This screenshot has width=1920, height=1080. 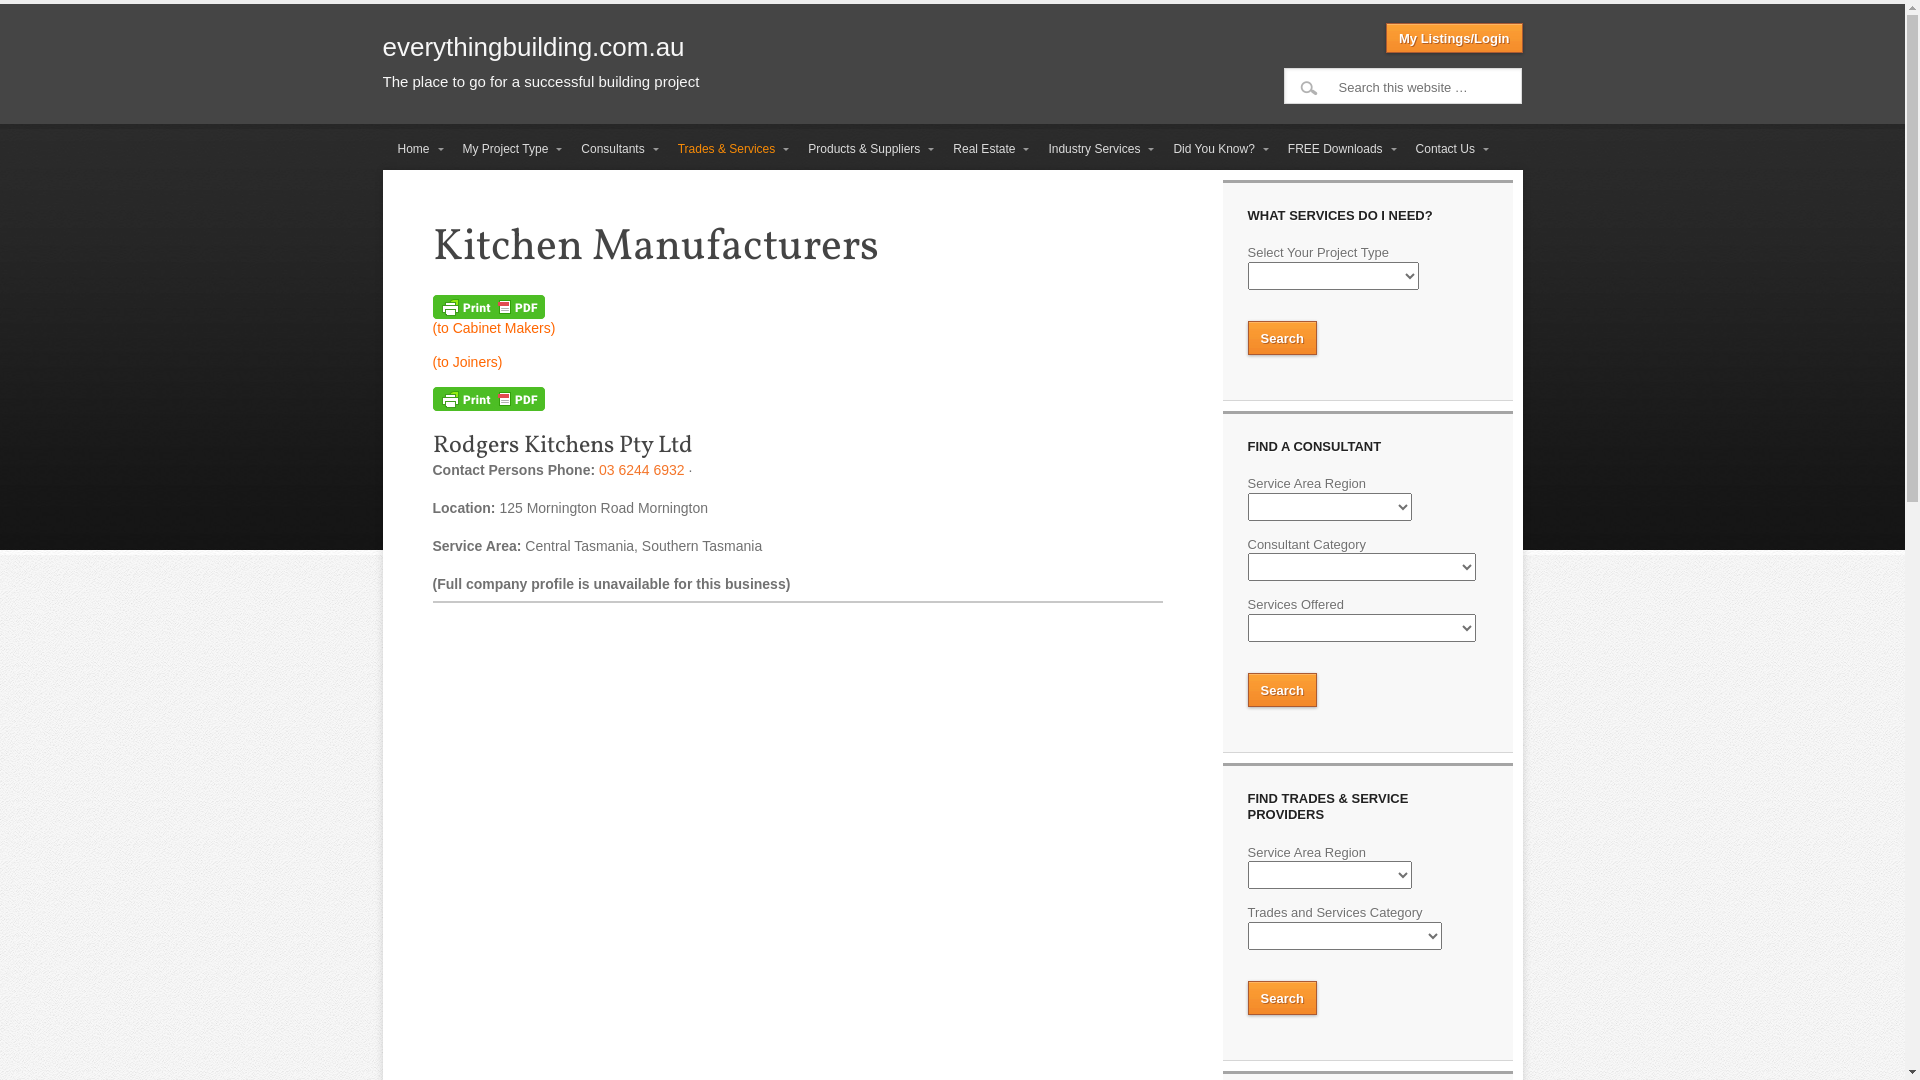 What do you see at coordinates (1446, 148) in the screenshot?
I see `'Contact Us'` at bounding box center [1446, 148].